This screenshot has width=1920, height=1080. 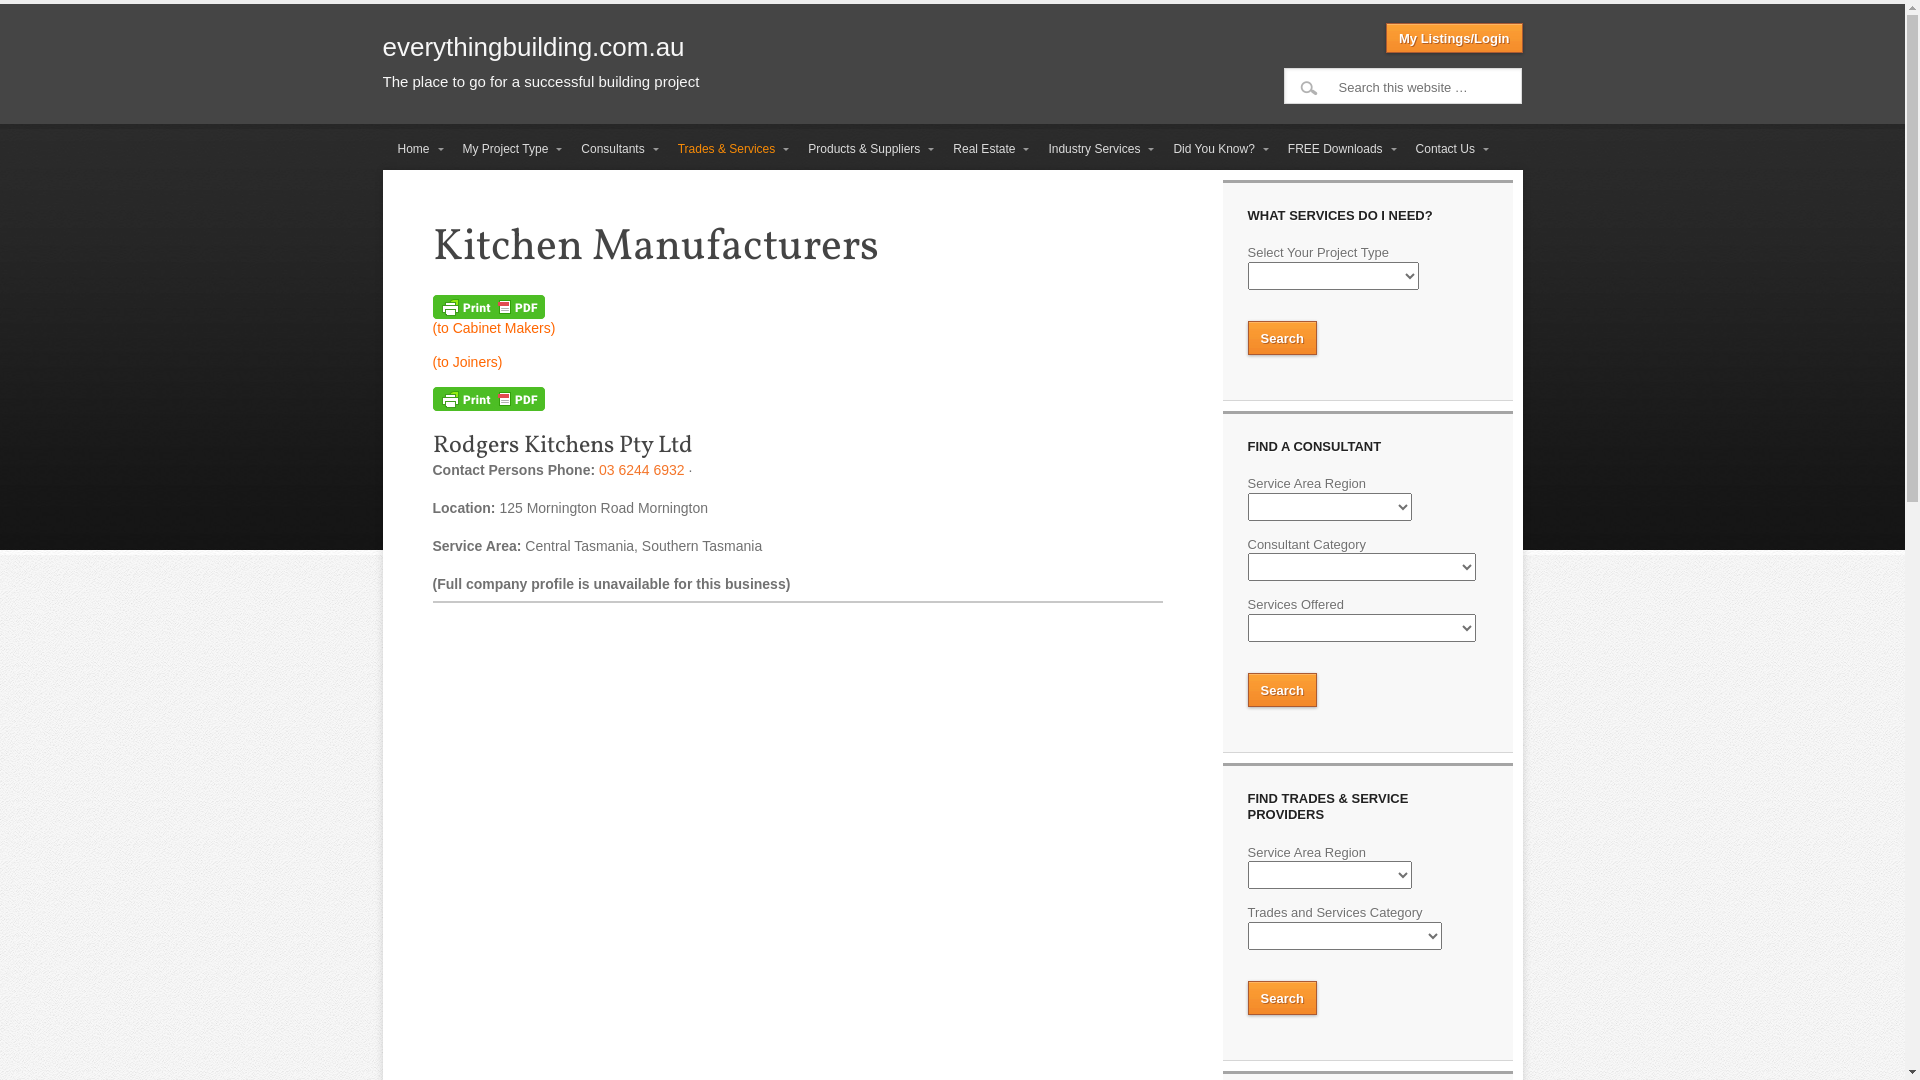 What do you see at coordinates (1446, 148) in the screenshot?
I see `'Contact Us'` at bounding box center [1446, 148].